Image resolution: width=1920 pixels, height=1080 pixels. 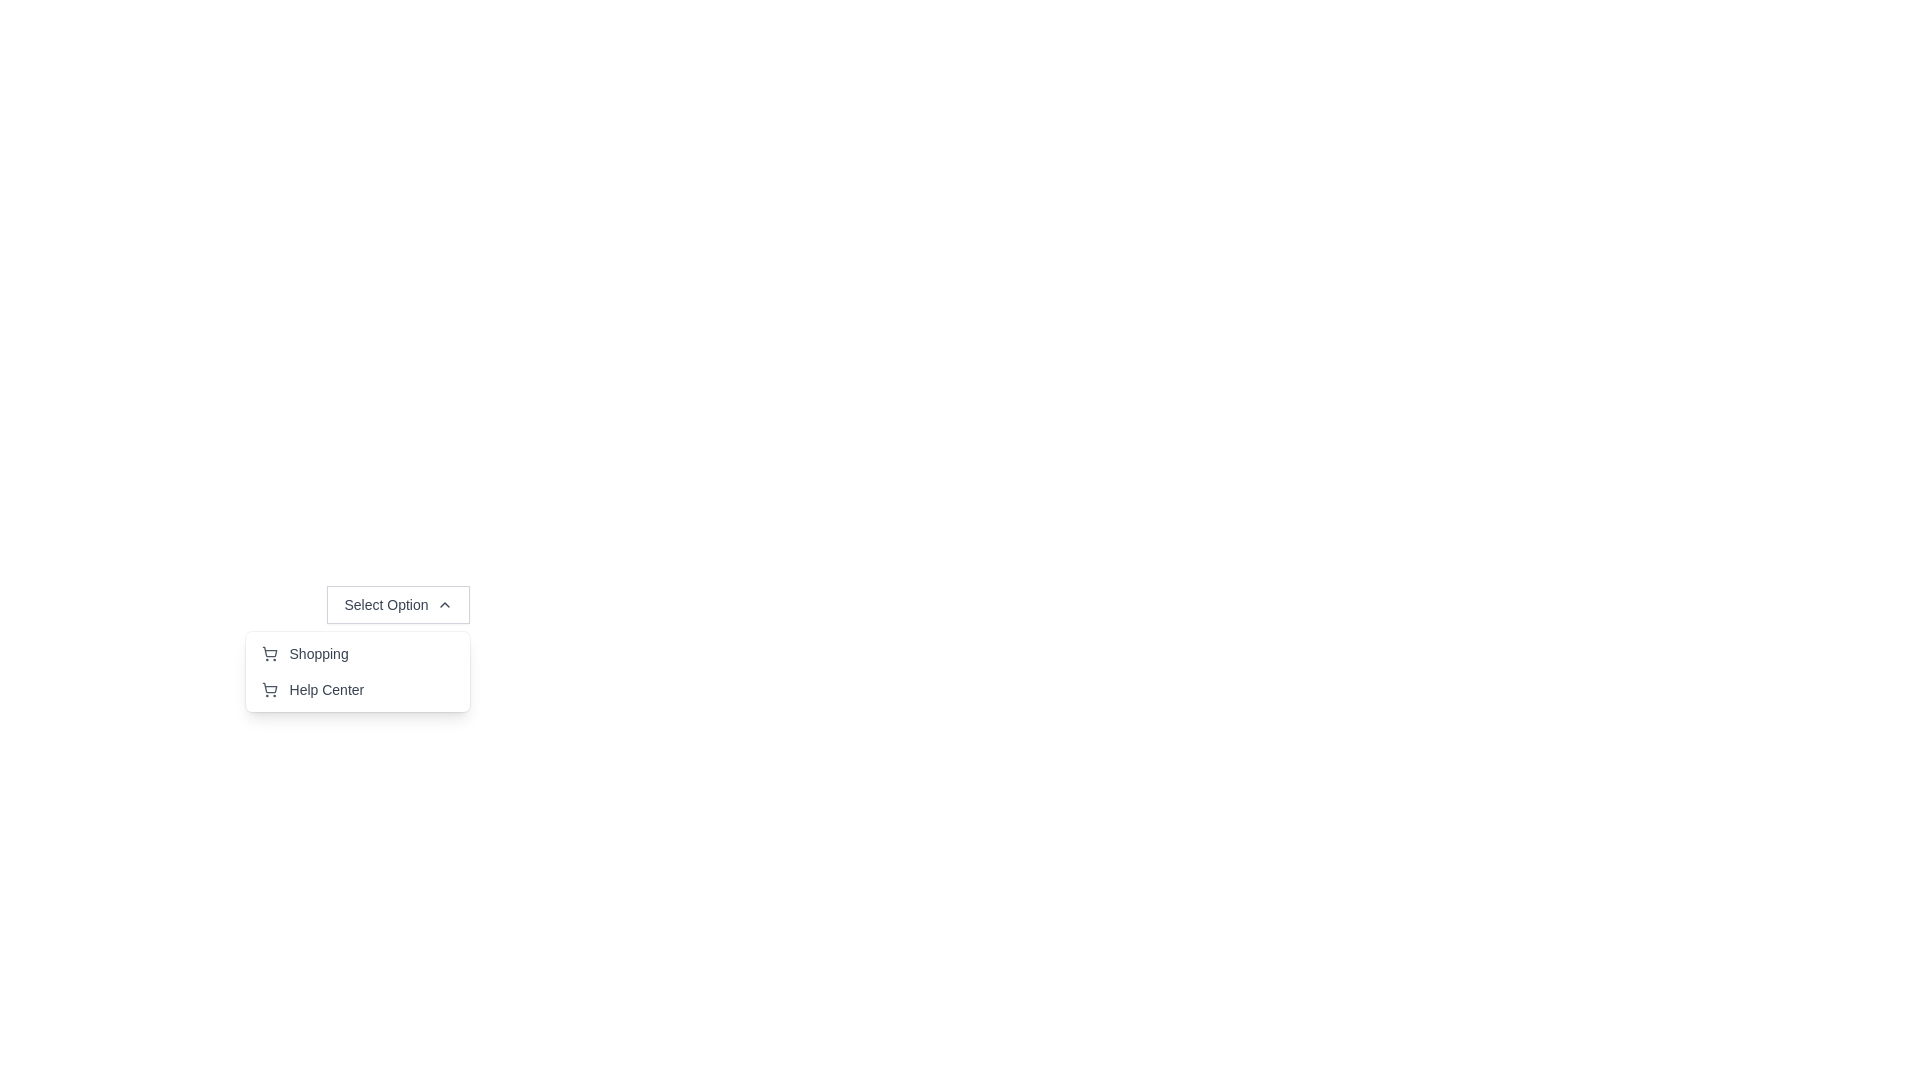 I want to click on the 'Help Center' button, which is styled with gray text and features a cart icon on the left, to trigger the background color change, so click(x=311, y=689).